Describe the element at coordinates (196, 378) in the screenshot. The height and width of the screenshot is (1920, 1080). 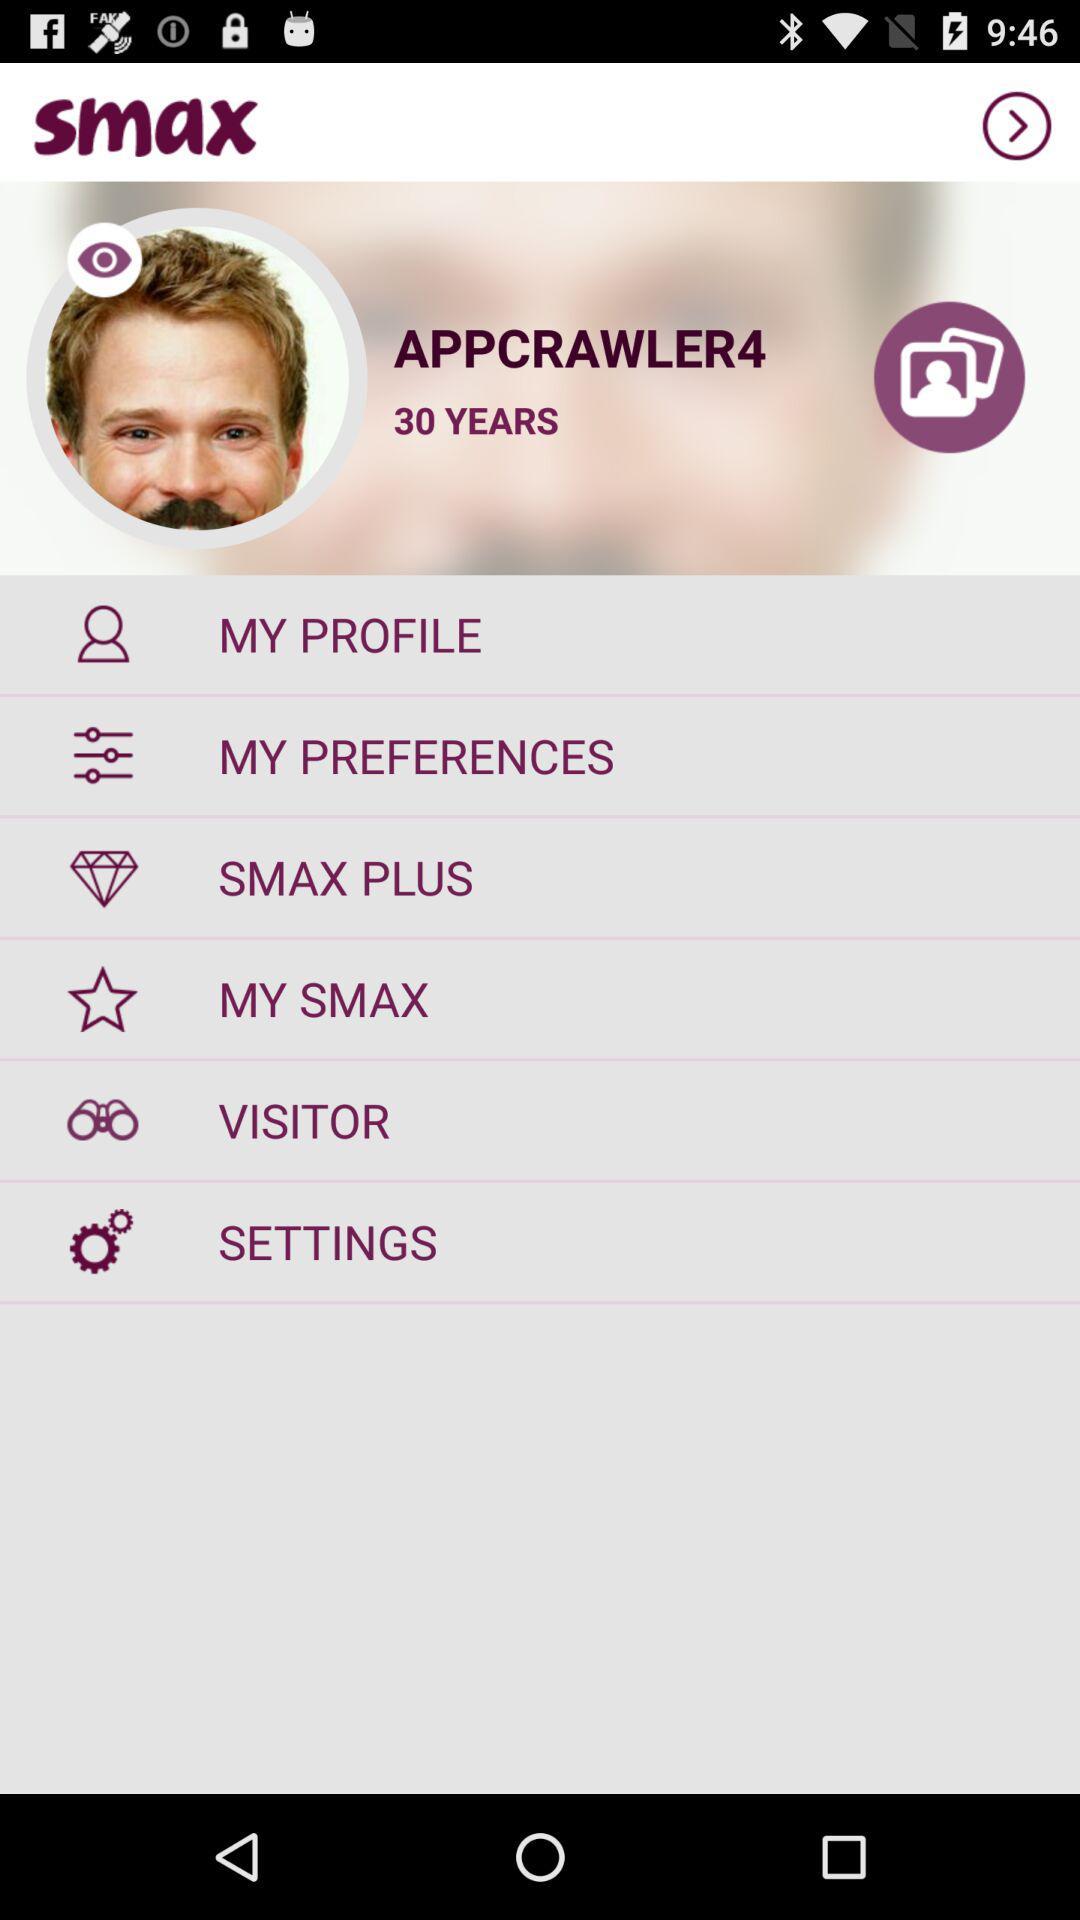
I see `profile photo view button` at that location.